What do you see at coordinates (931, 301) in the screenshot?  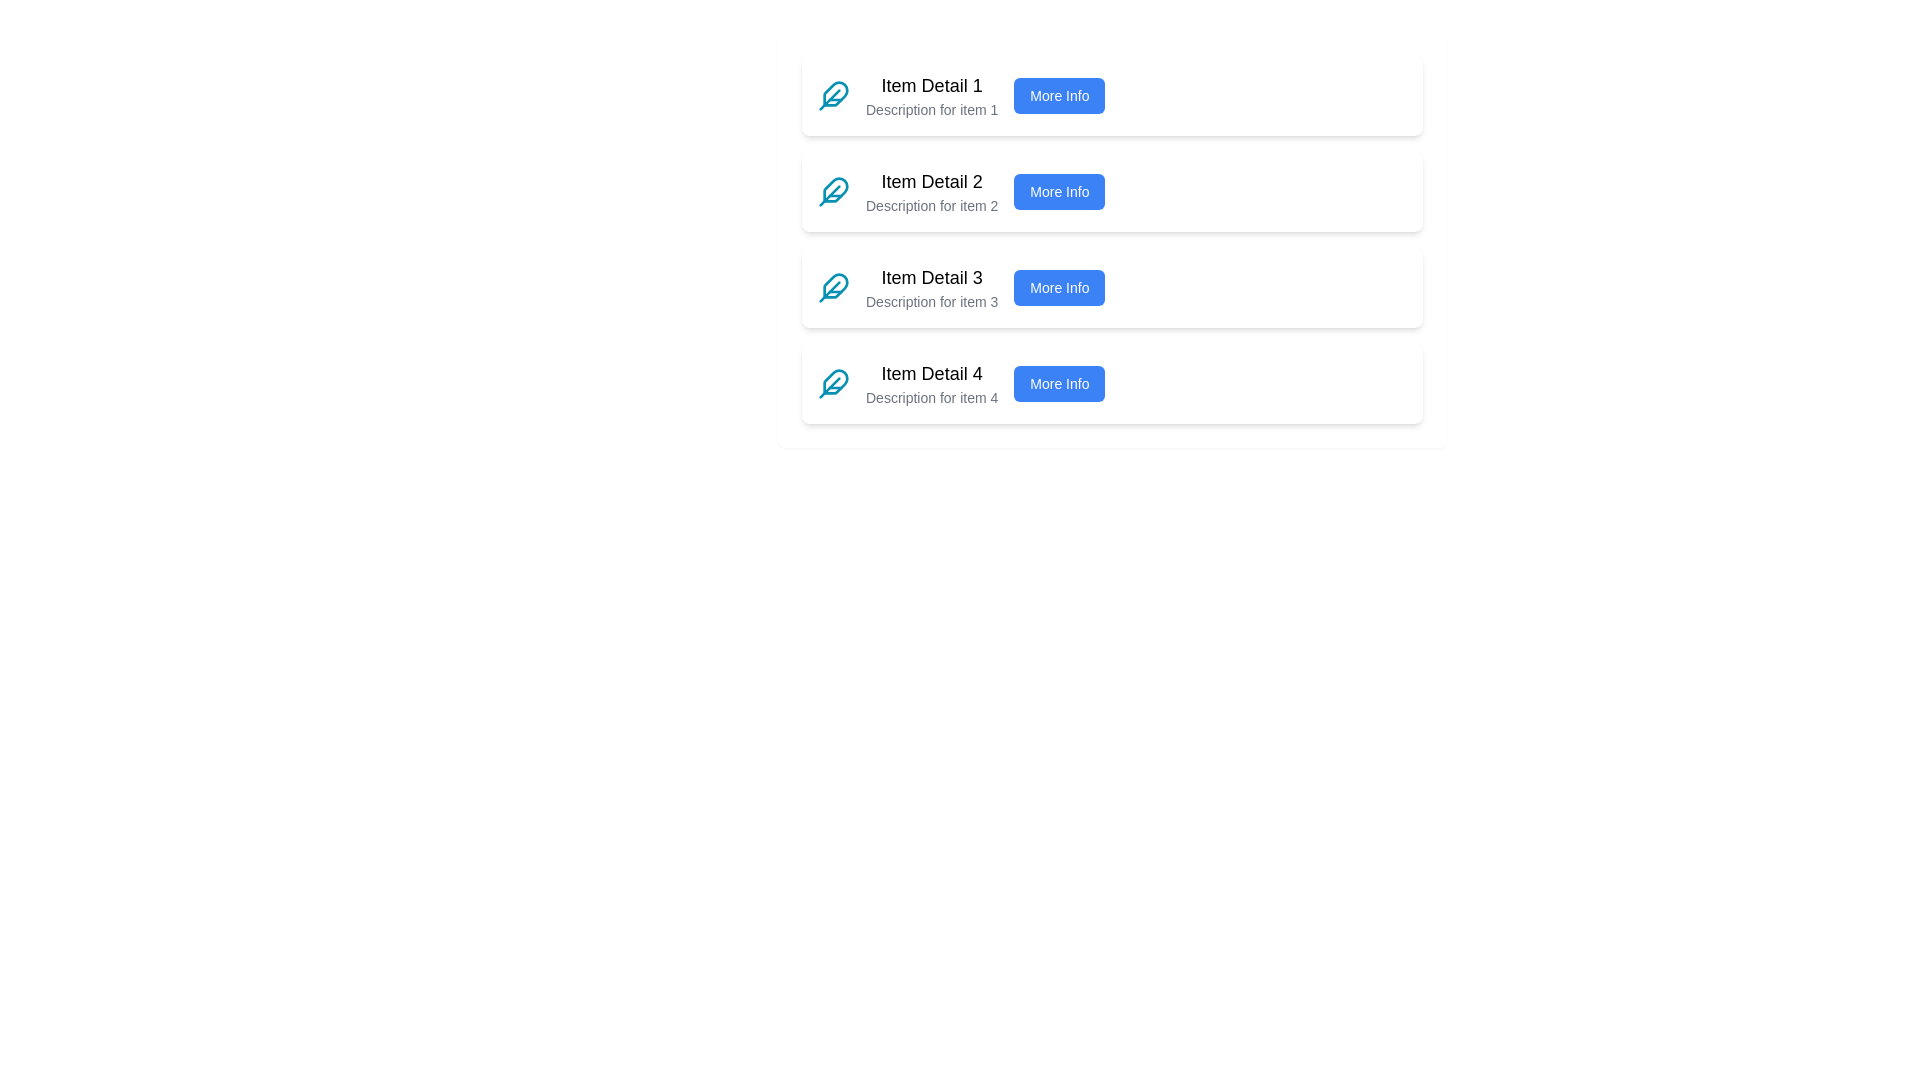 I see `the static text label providing descriptive information related to 'Item Detail 3', located below the 'Item Detail 3' heading in the third row of the list-like layout` at bounding box center [931, 301].